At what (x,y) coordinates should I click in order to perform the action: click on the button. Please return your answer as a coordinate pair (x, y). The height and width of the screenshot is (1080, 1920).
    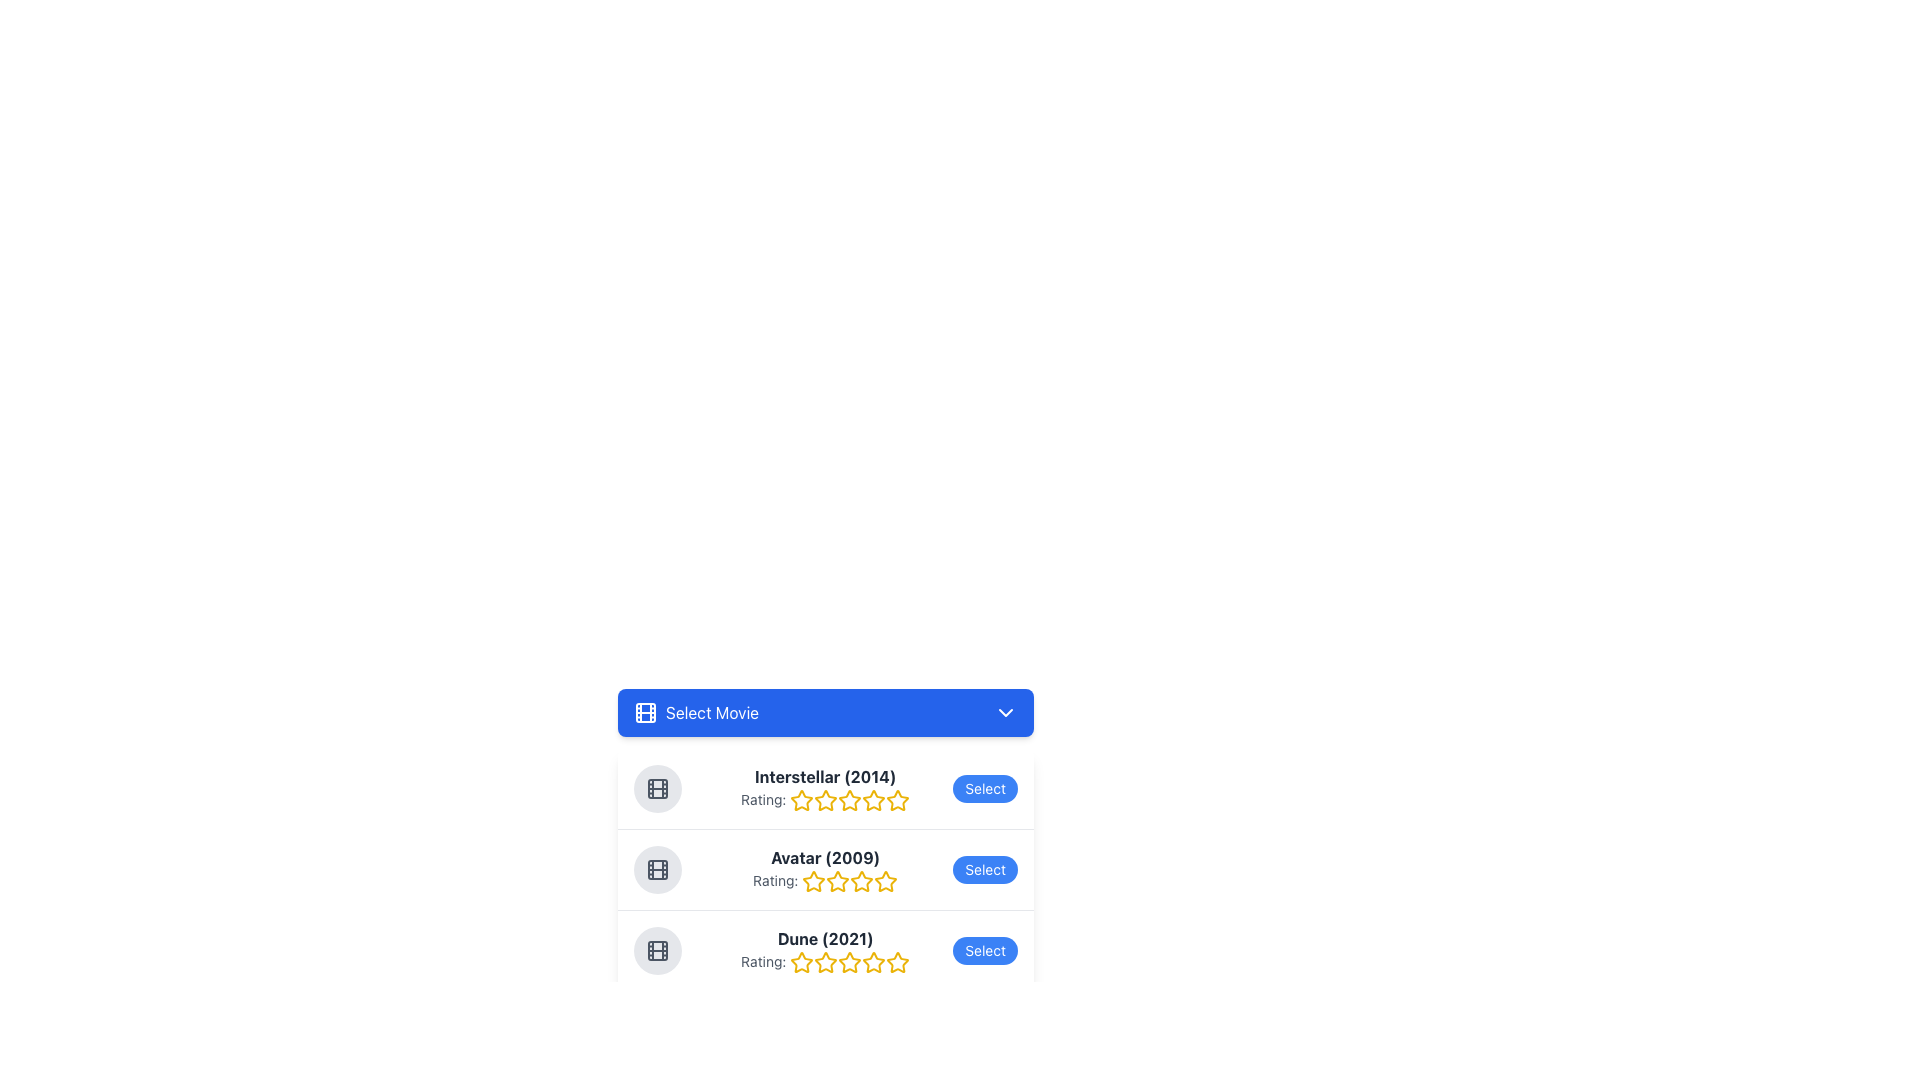
    Looking at the image, I should click on (985, 788).